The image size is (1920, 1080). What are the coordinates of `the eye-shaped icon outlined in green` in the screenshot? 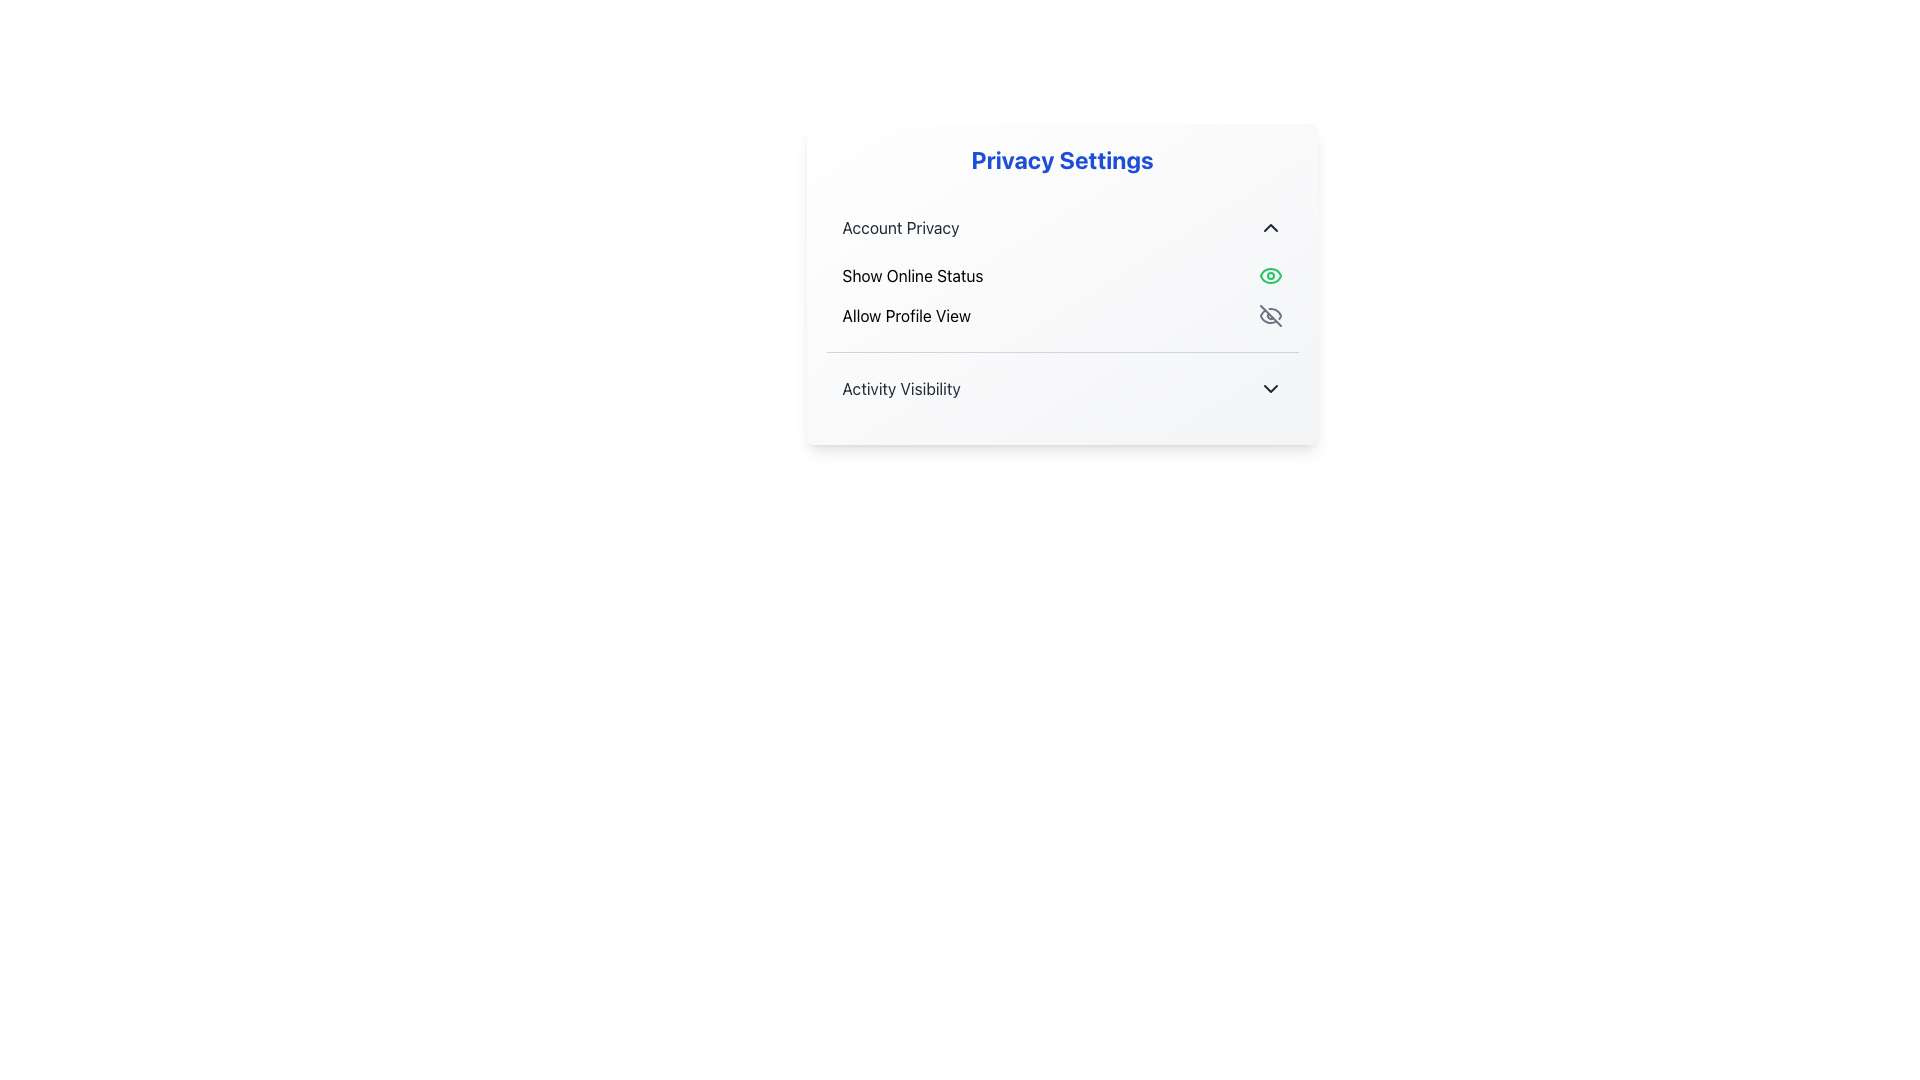 It's located at (1269, 276).